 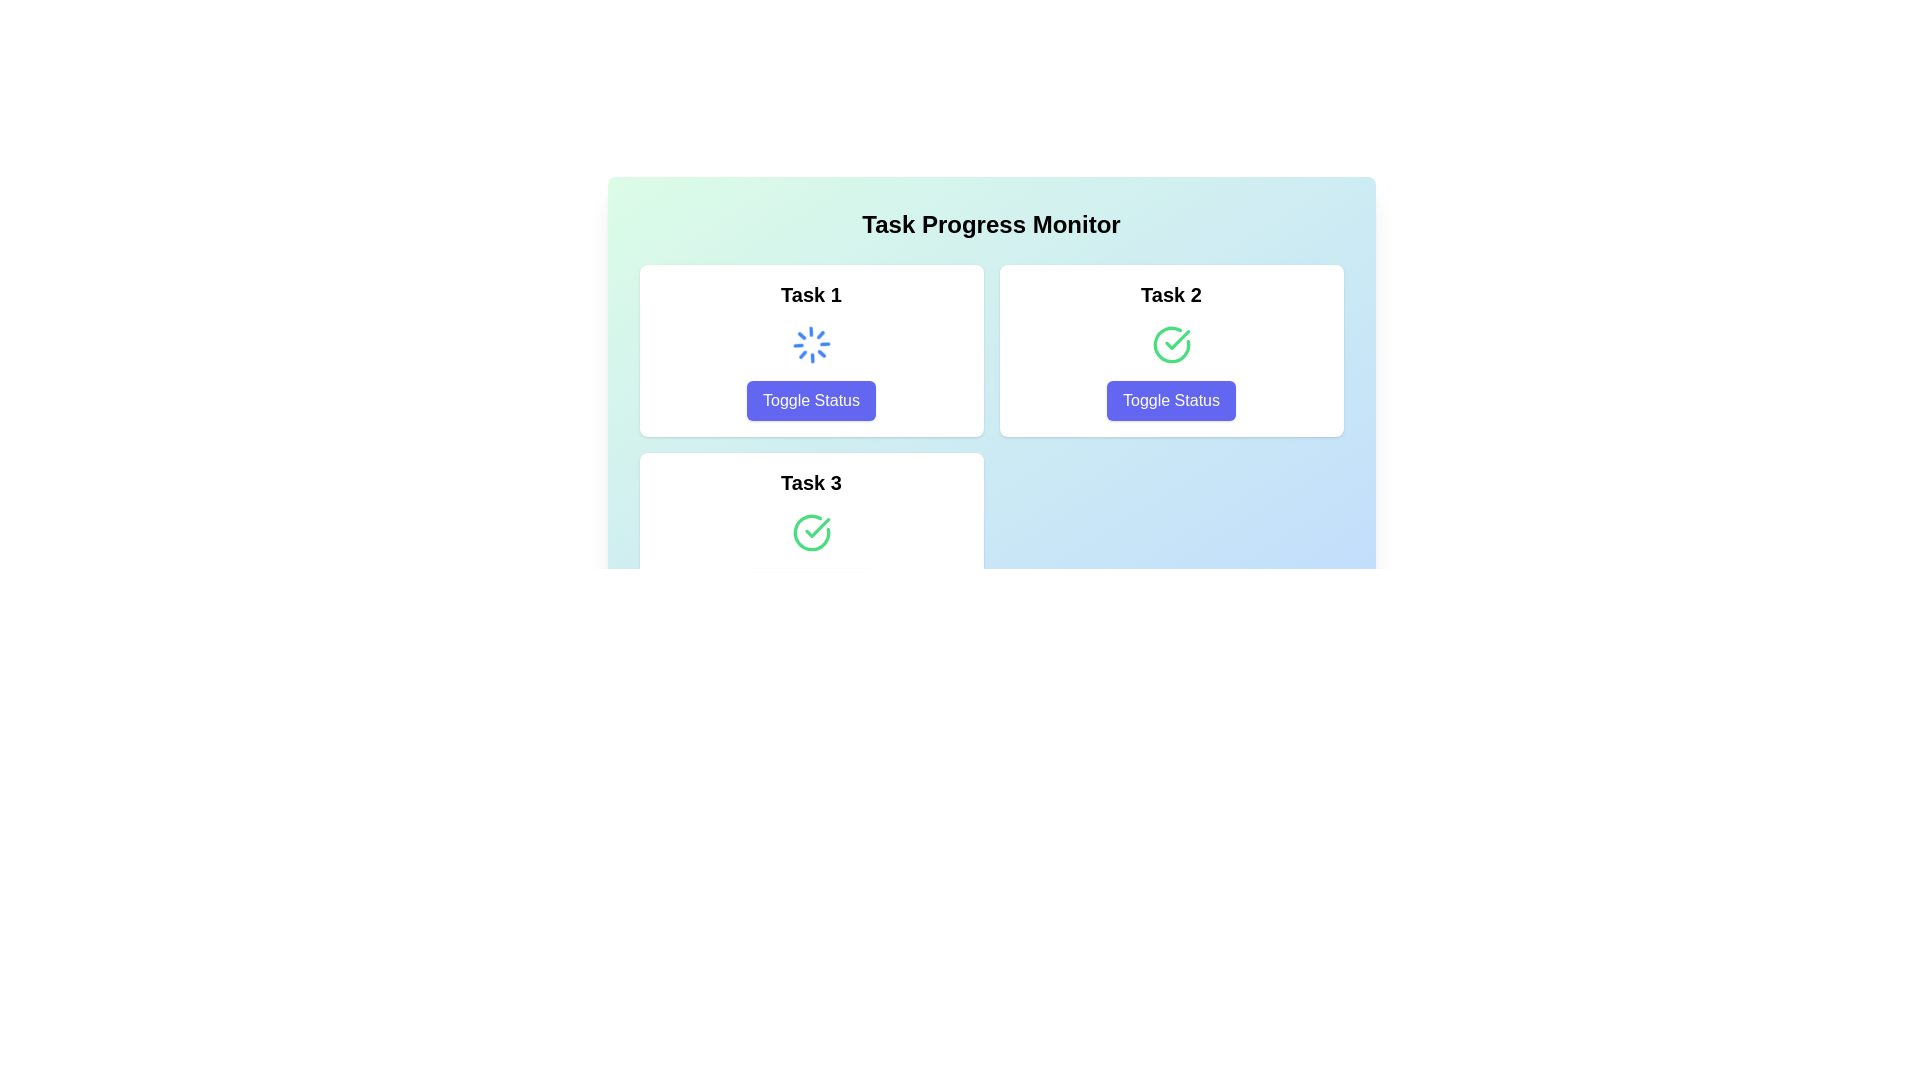 What do you see at coordinates (811, 343) in the screenshot?
I see `the Loading indicator (animated icon) located in the Task 1 card, positioned above the Toggle Status button and below the Task 1 title text` at bounding box center [811, 343].